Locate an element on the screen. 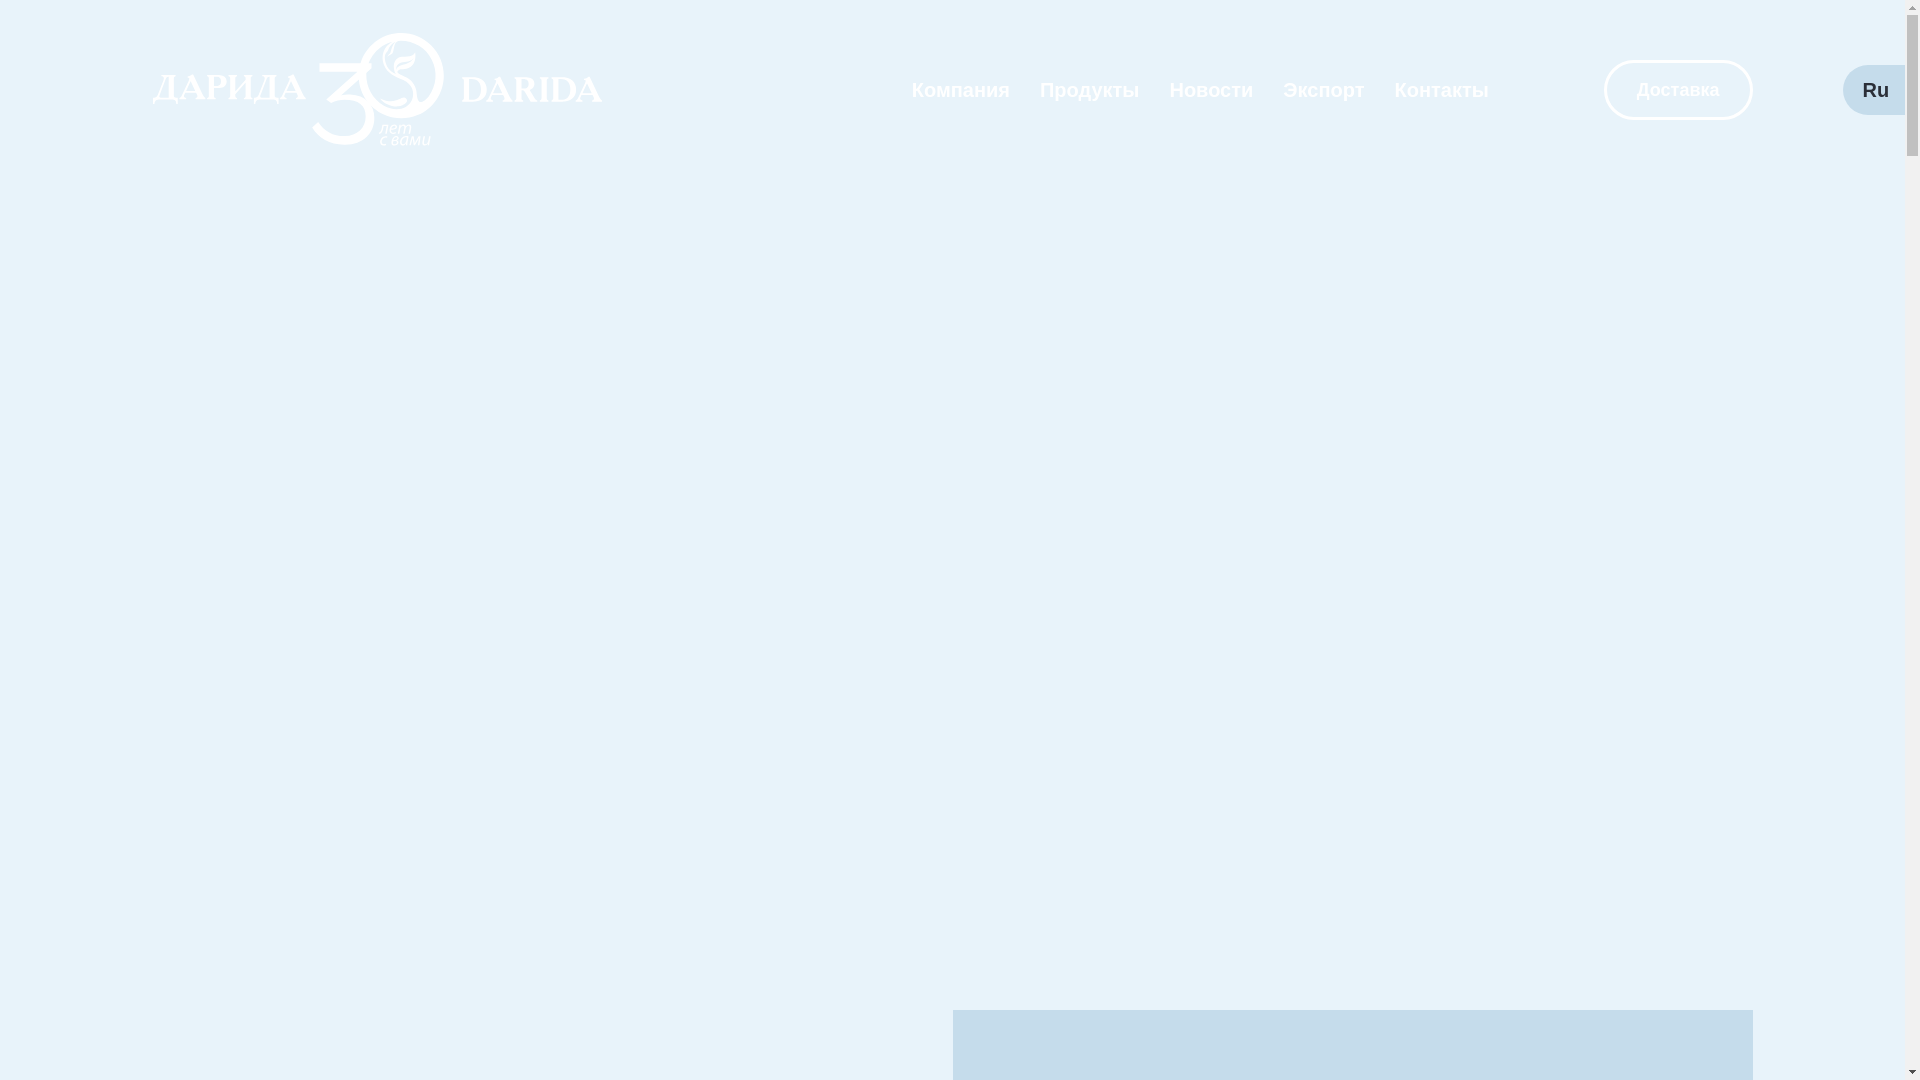  'Ru' is located at coordinates (1874, 88).